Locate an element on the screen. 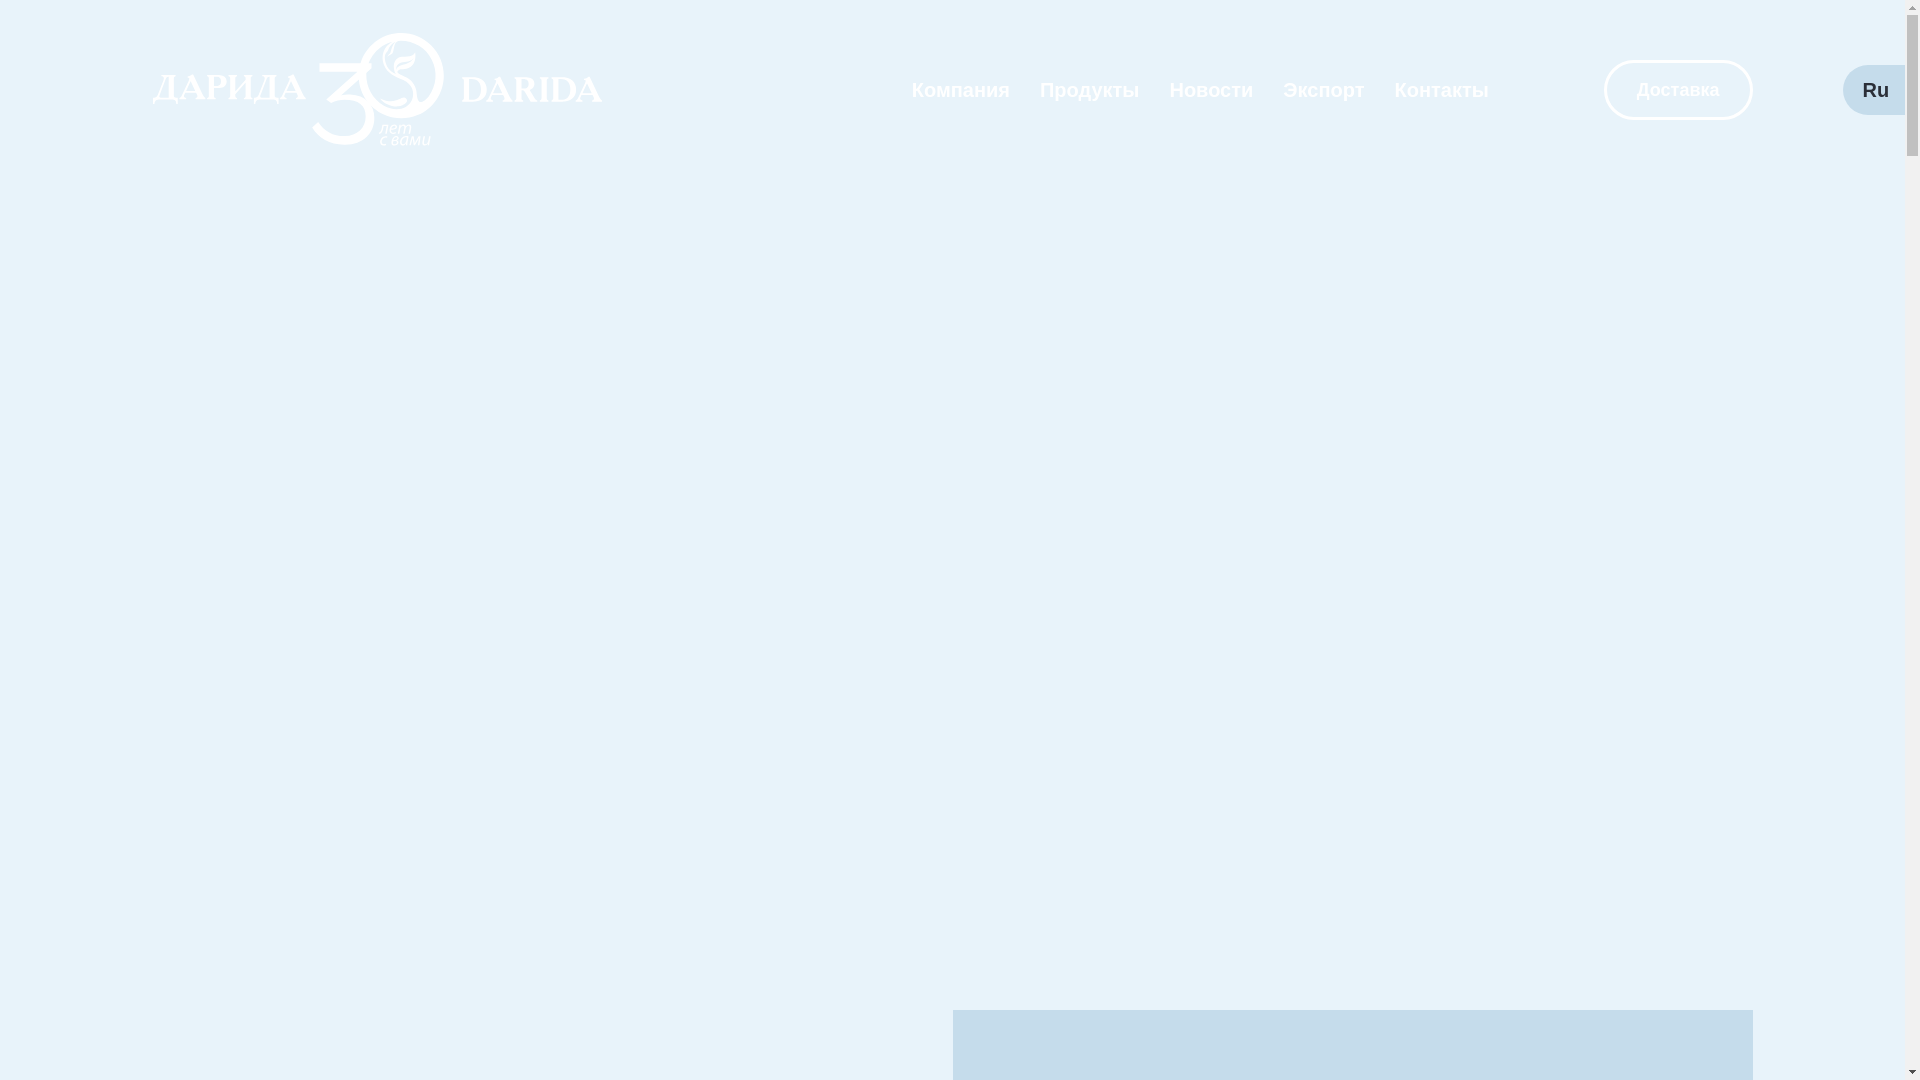  'Ru' is located at coordinates (1874, 88).